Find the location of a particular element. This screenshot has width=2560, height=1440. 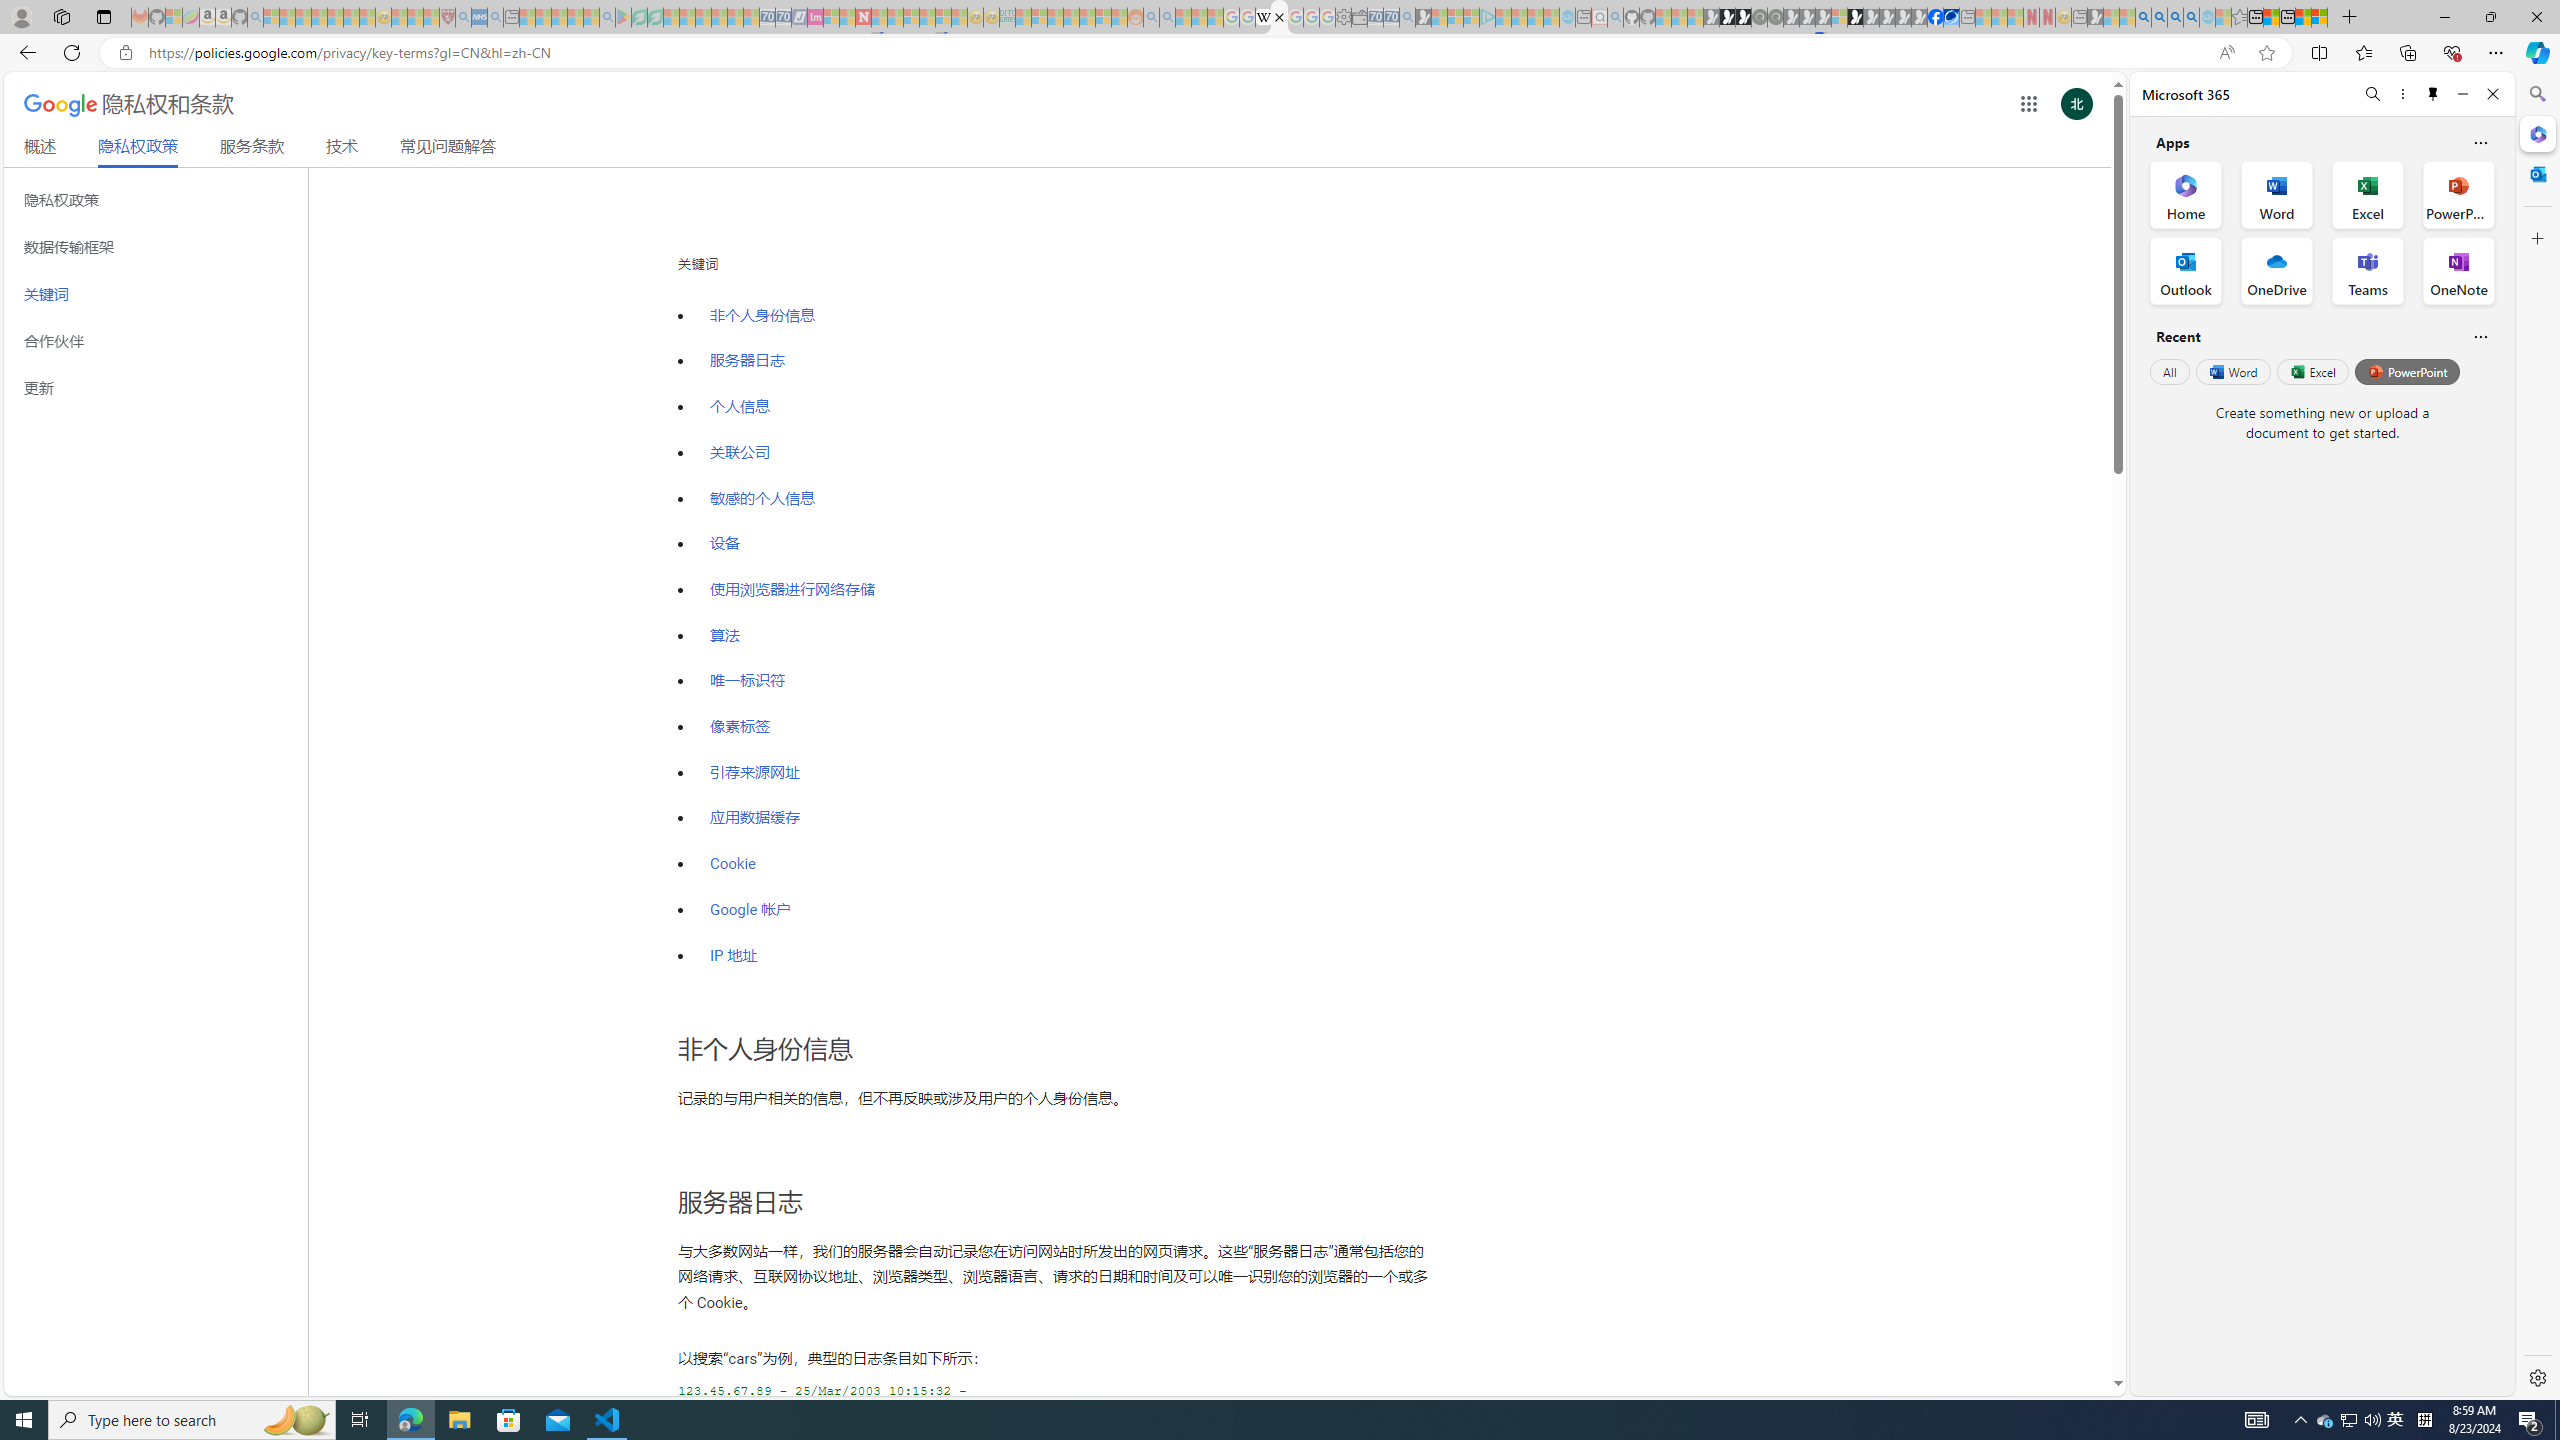

'PowerPoint' is located at coordinates (2406, 371).